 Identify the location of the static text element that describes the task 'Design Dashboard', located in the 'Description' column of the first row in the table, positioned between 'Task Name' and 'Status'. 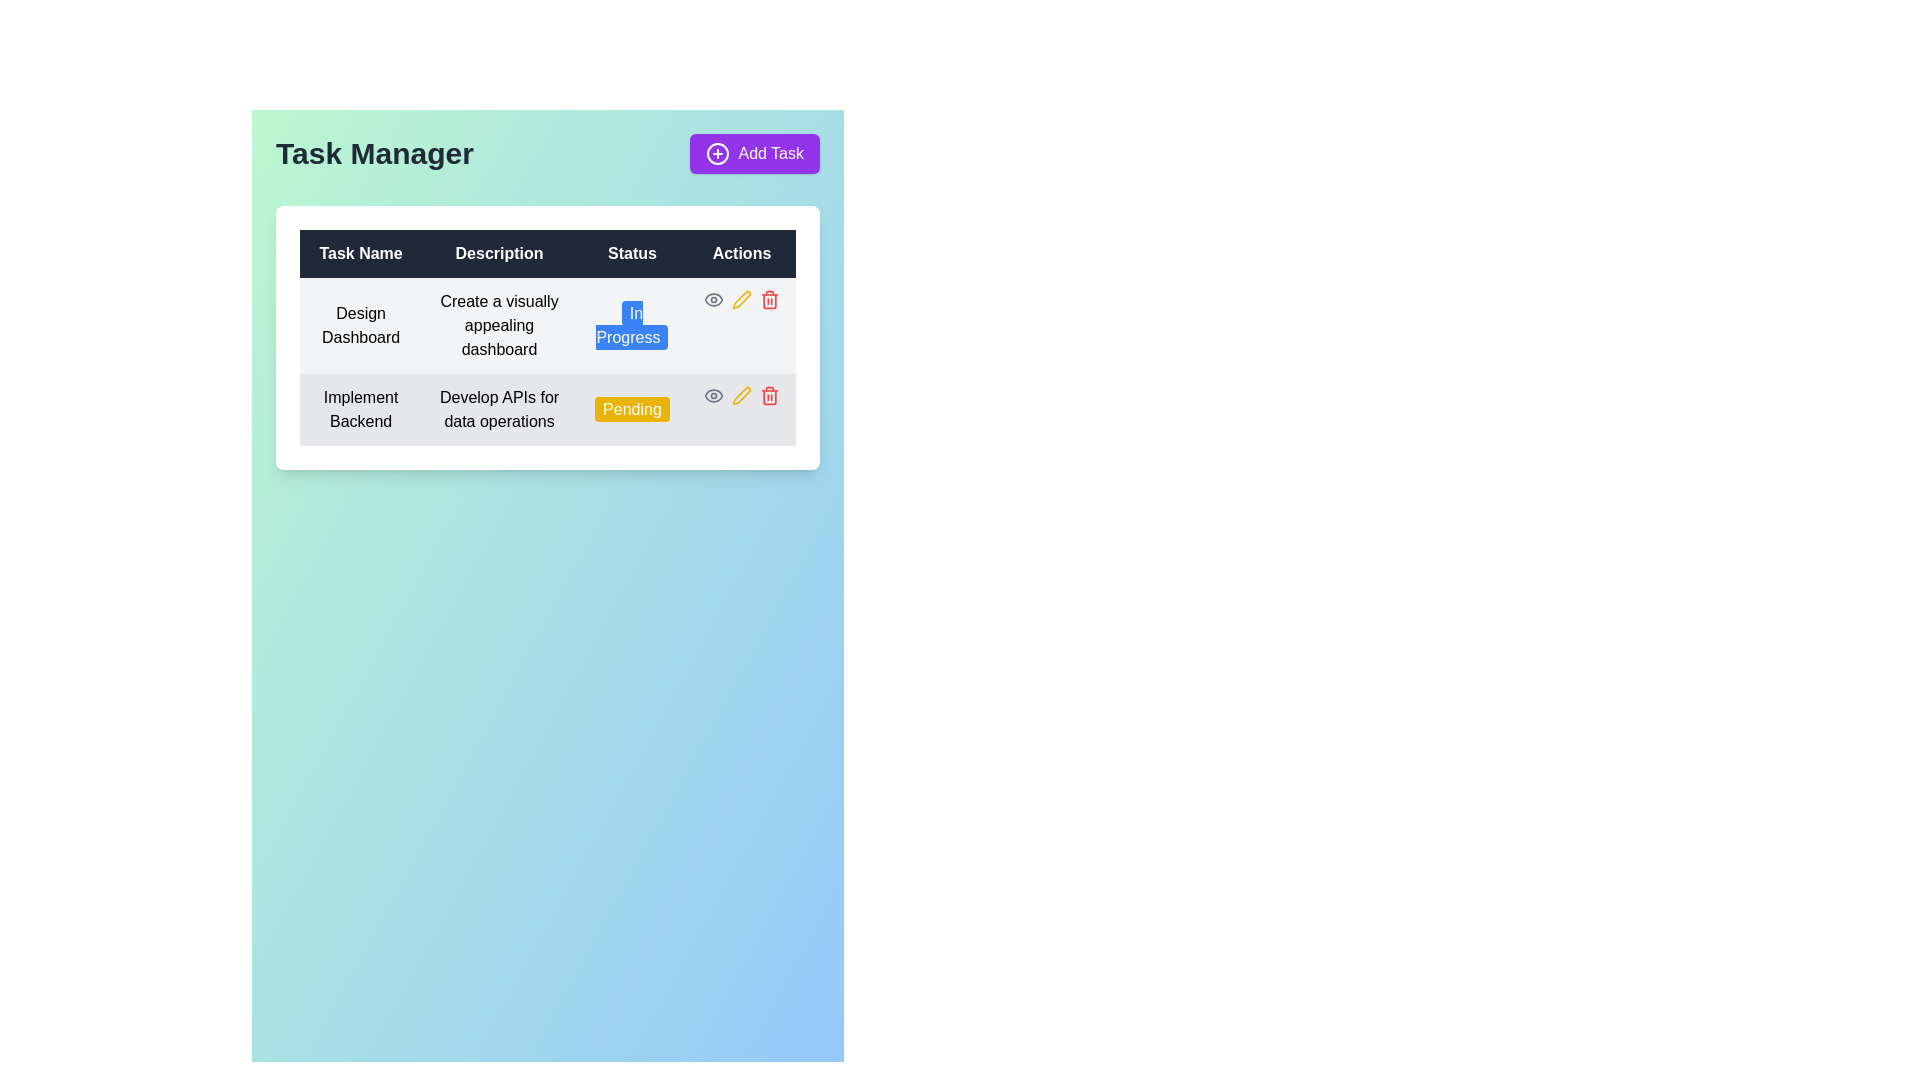
(499, 325).